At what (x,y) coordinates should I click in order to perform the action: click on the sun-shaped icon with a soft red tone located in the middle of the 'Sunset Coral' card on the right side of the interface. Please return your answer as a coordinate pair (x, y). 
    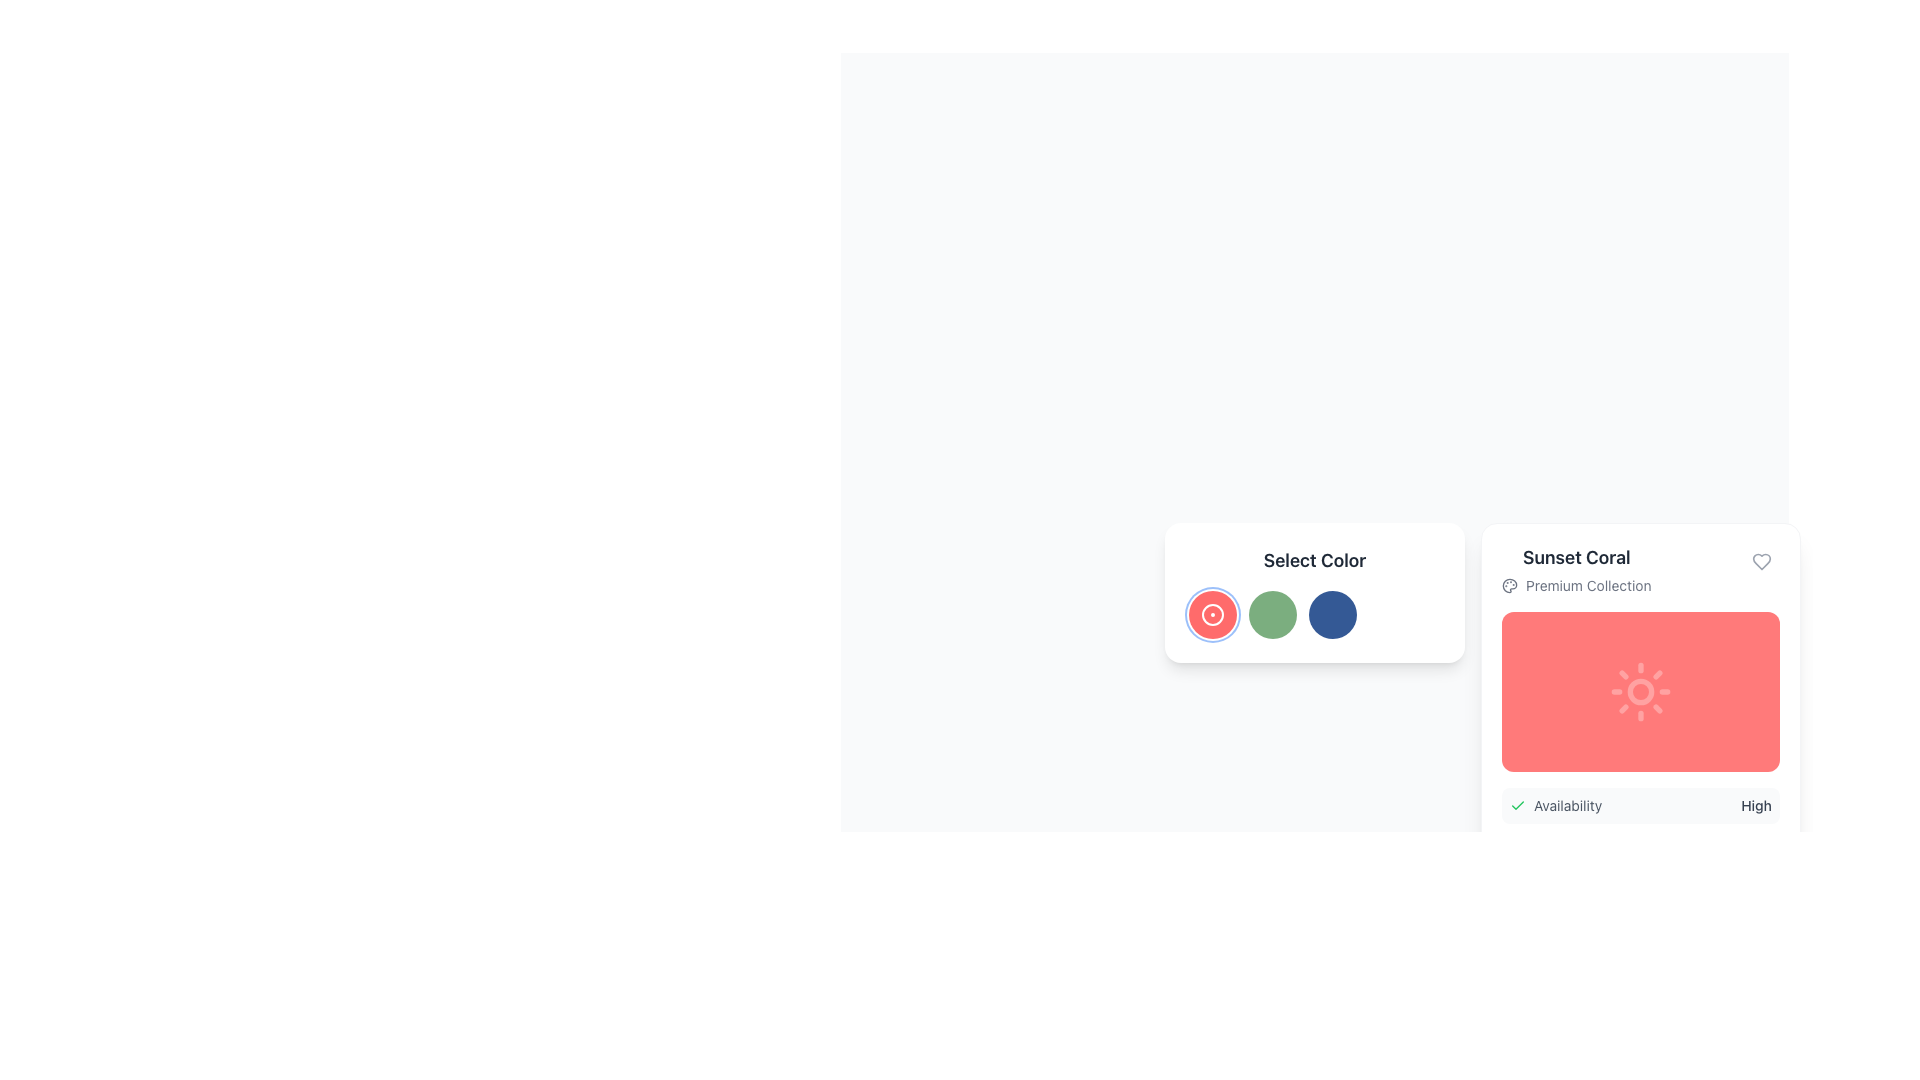
    Looking at the image, I should click on (1641, 690).